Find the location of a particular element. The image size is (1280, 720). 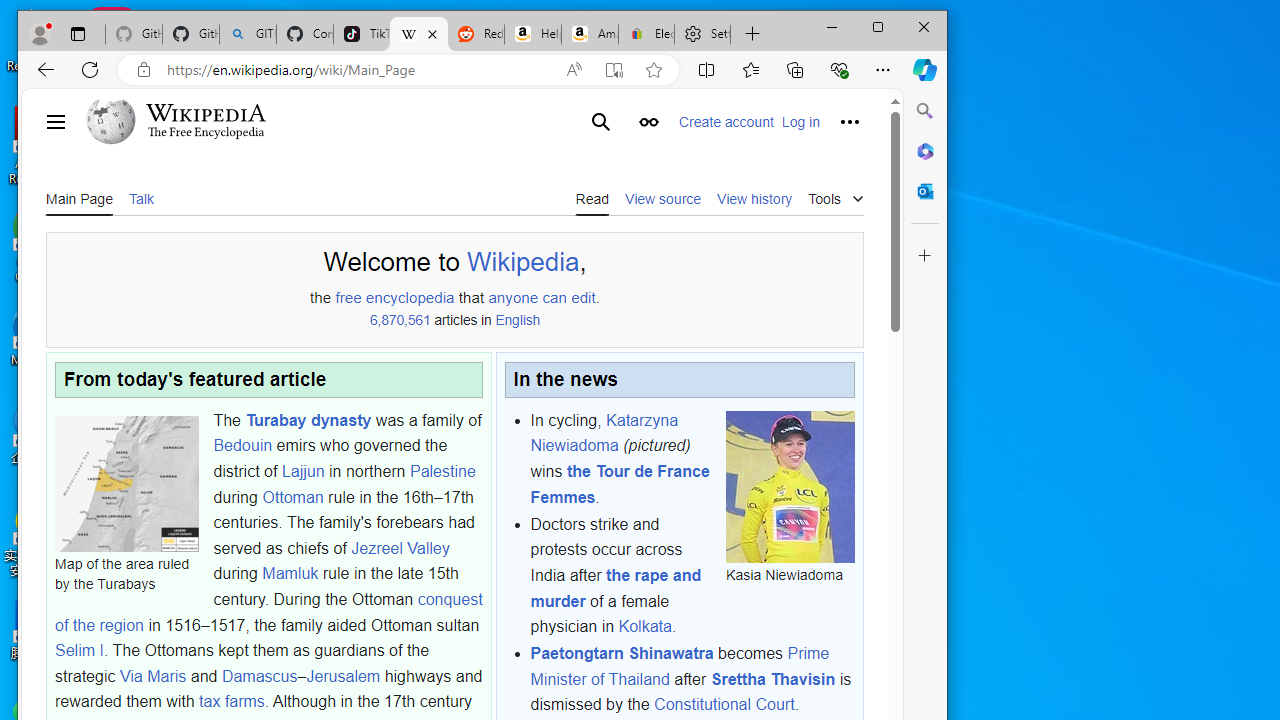

'Kasia Niewiadoma' is located at coordinates (789, 486).